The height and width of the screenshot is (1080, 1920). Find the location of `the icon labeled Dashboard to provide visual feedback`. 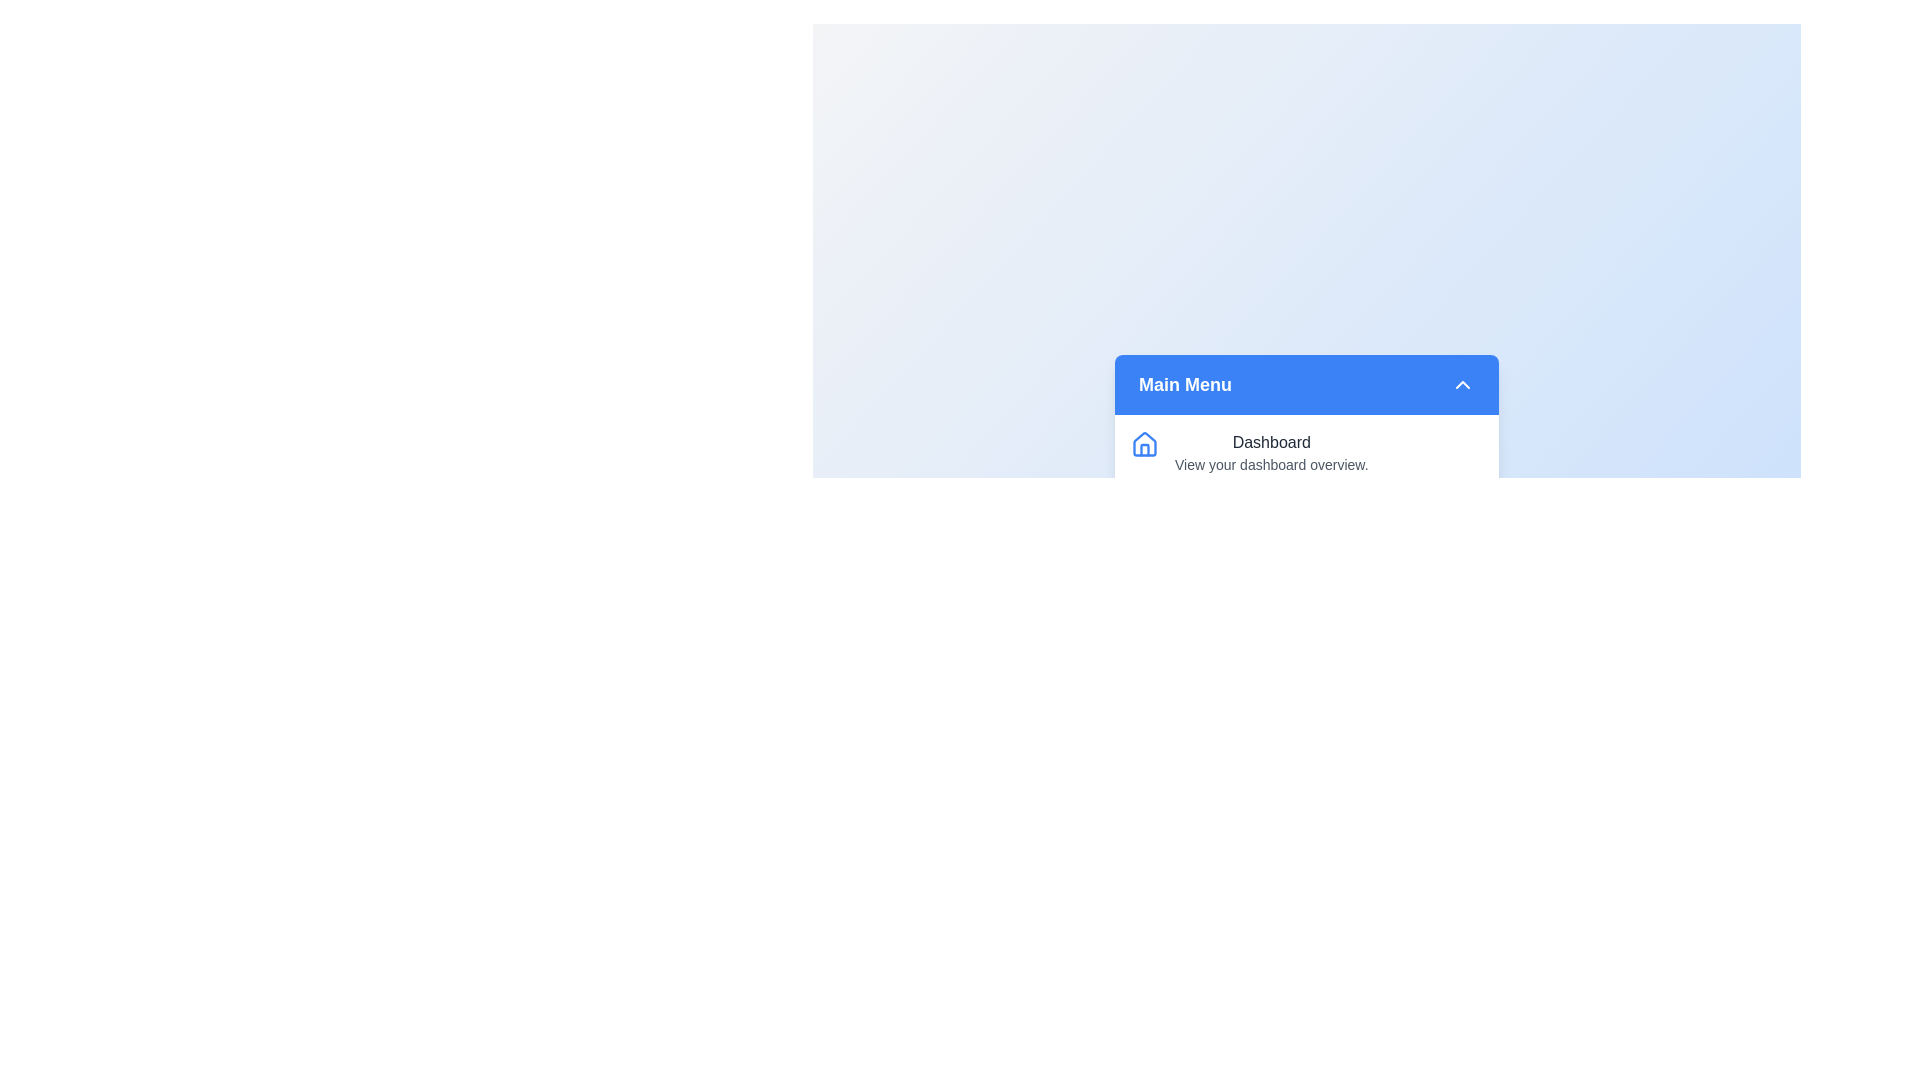

the icon labeled Dashboard to provide visual feedback is located at coordinates (1145, 443).